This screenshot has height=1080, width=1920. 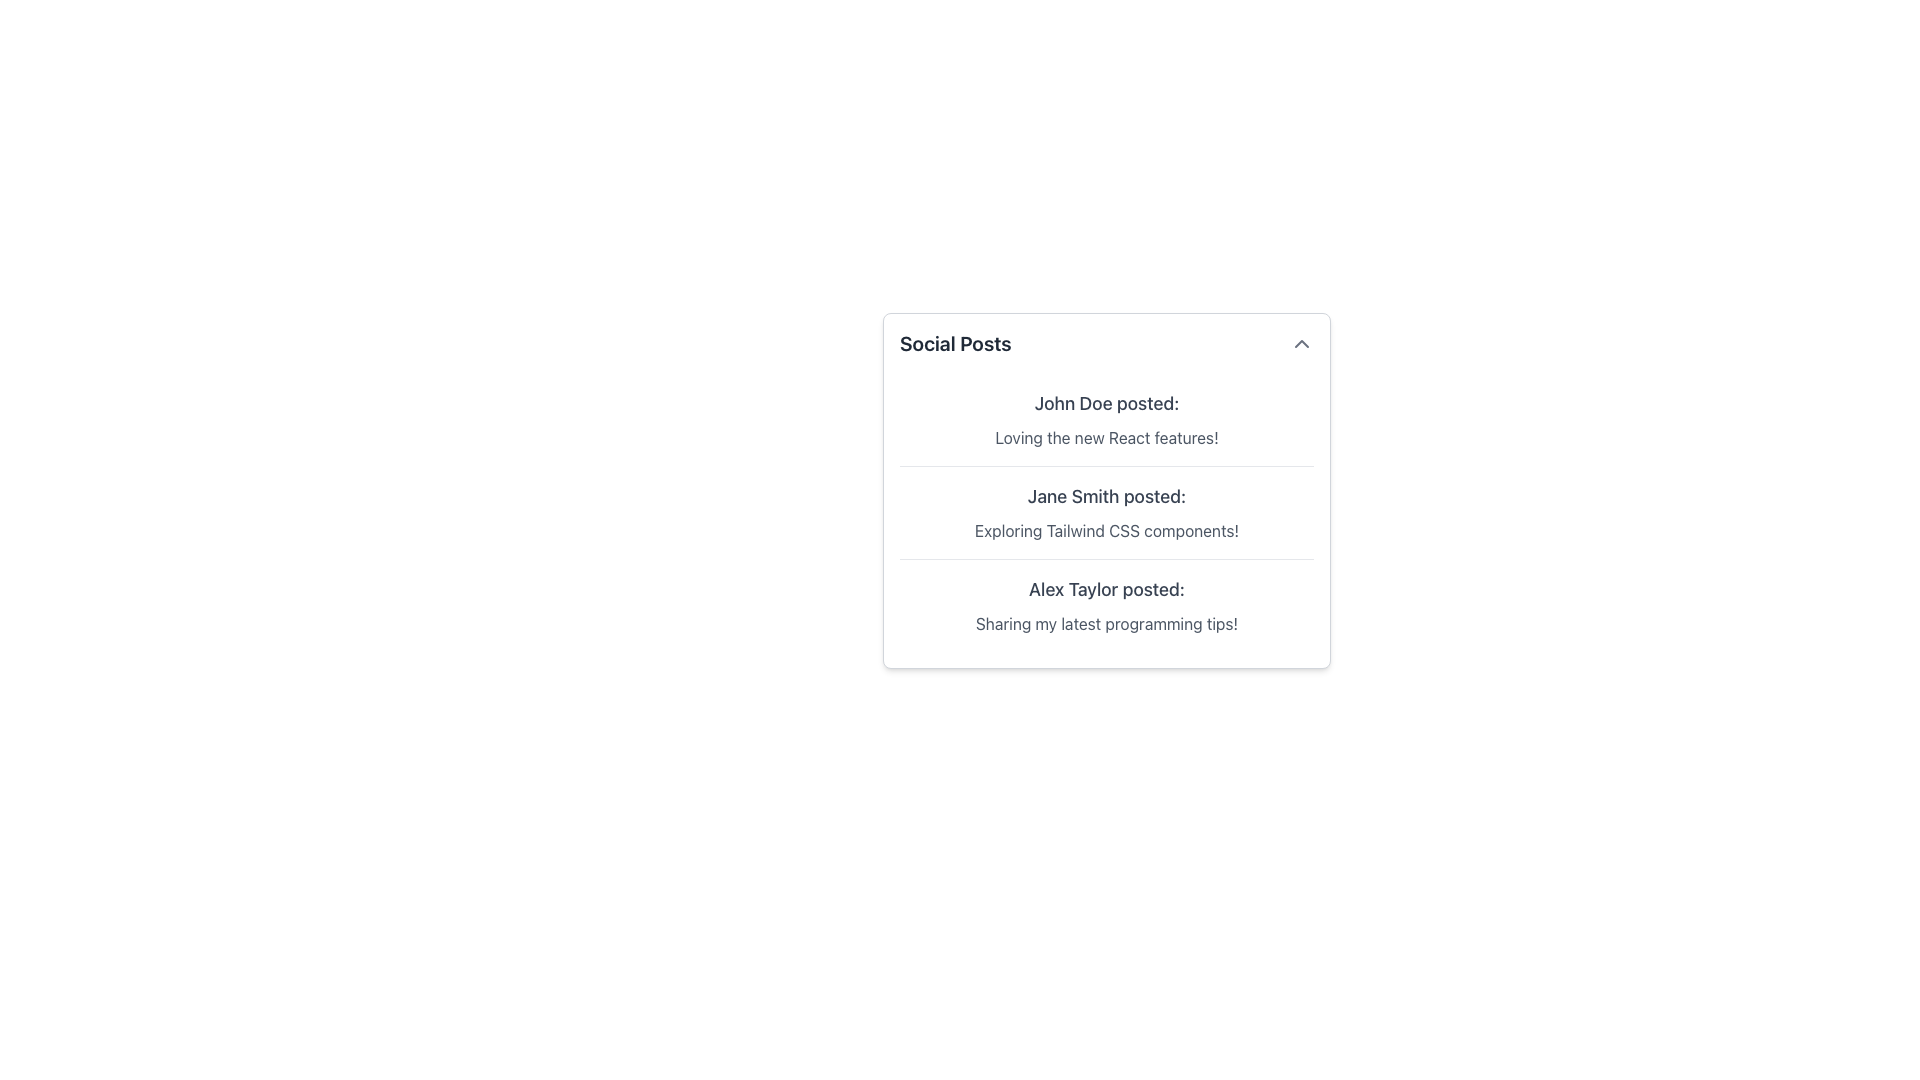 I want to click on the text content display that shows 'Jane Smith posted:' and 'Exploring Tailwind CSS components!' in a vertical listing of user posts, so click(x=1106, y=511).